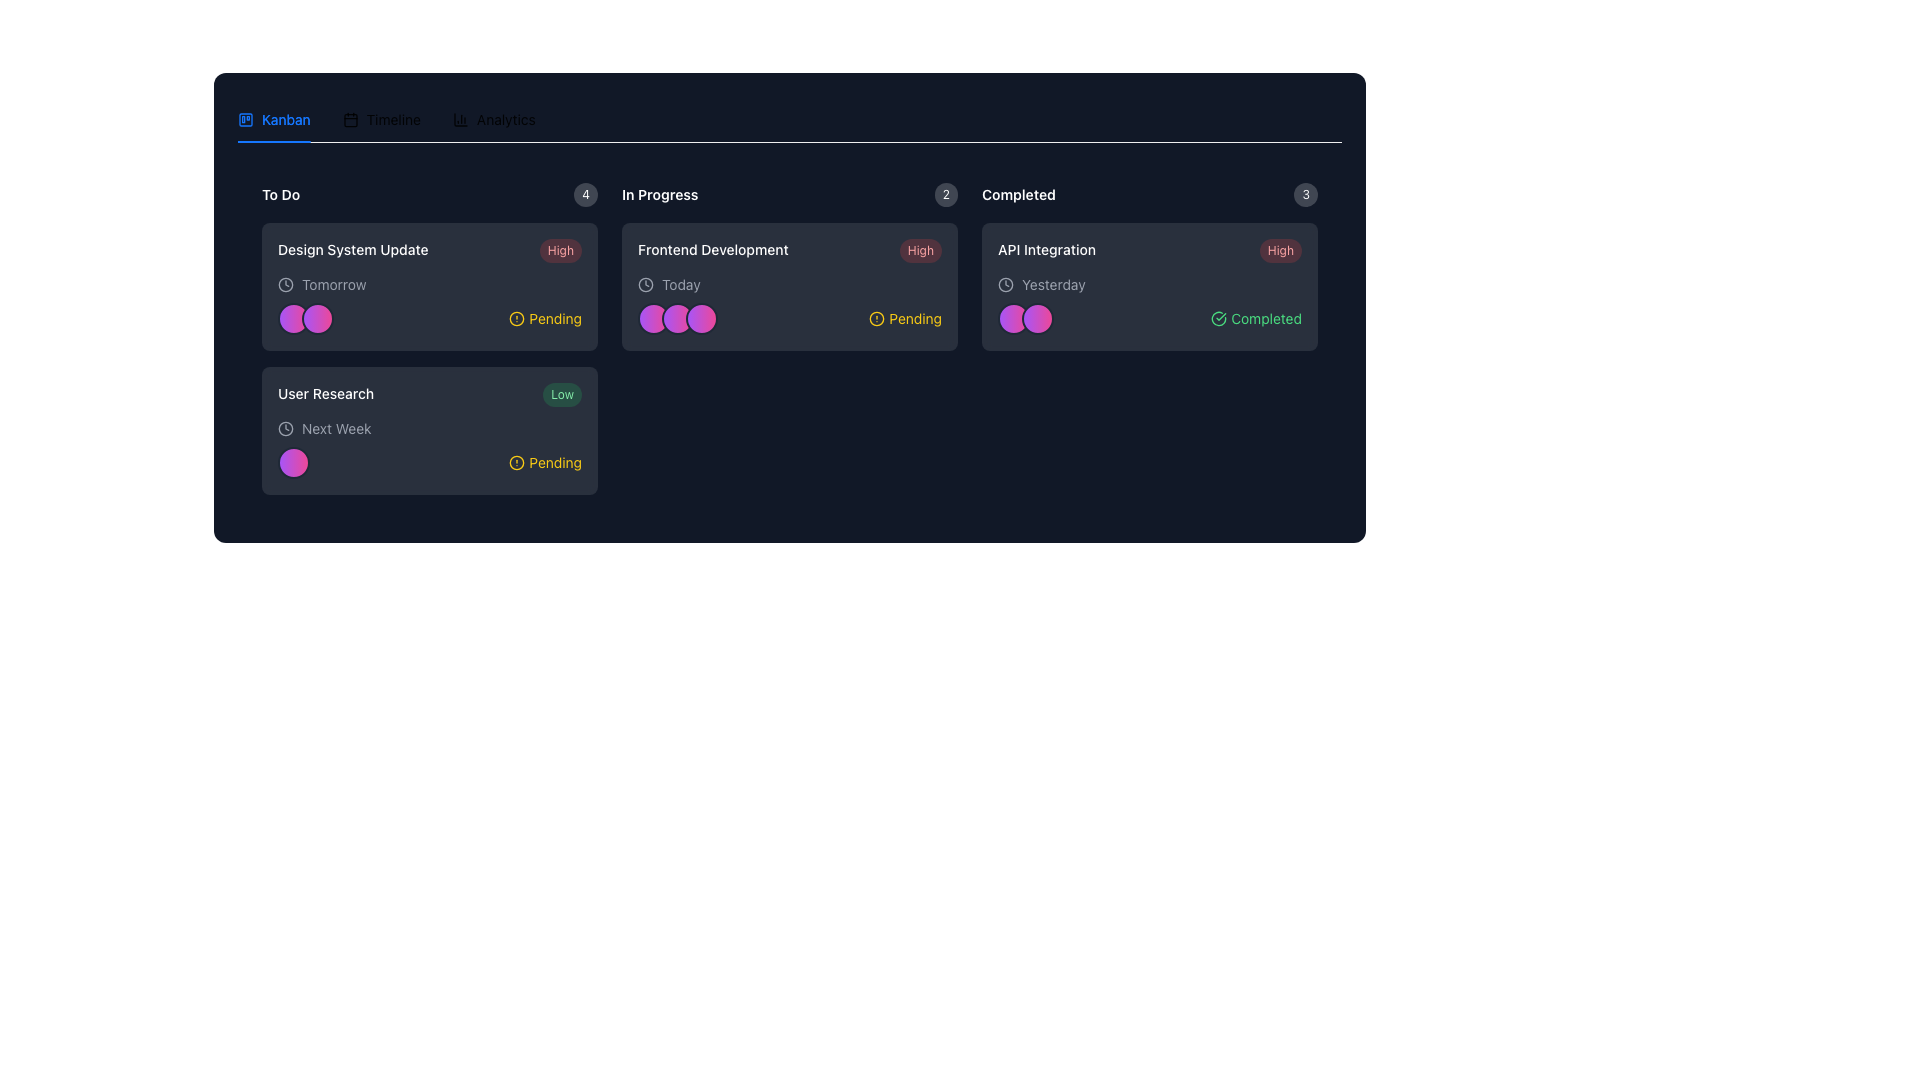 The image size is (1920, 1080). I want to click on the time-related icon located in the 'To Do' column, which is positioned to the left of the label 'Tomorrow', so click(285, 285).